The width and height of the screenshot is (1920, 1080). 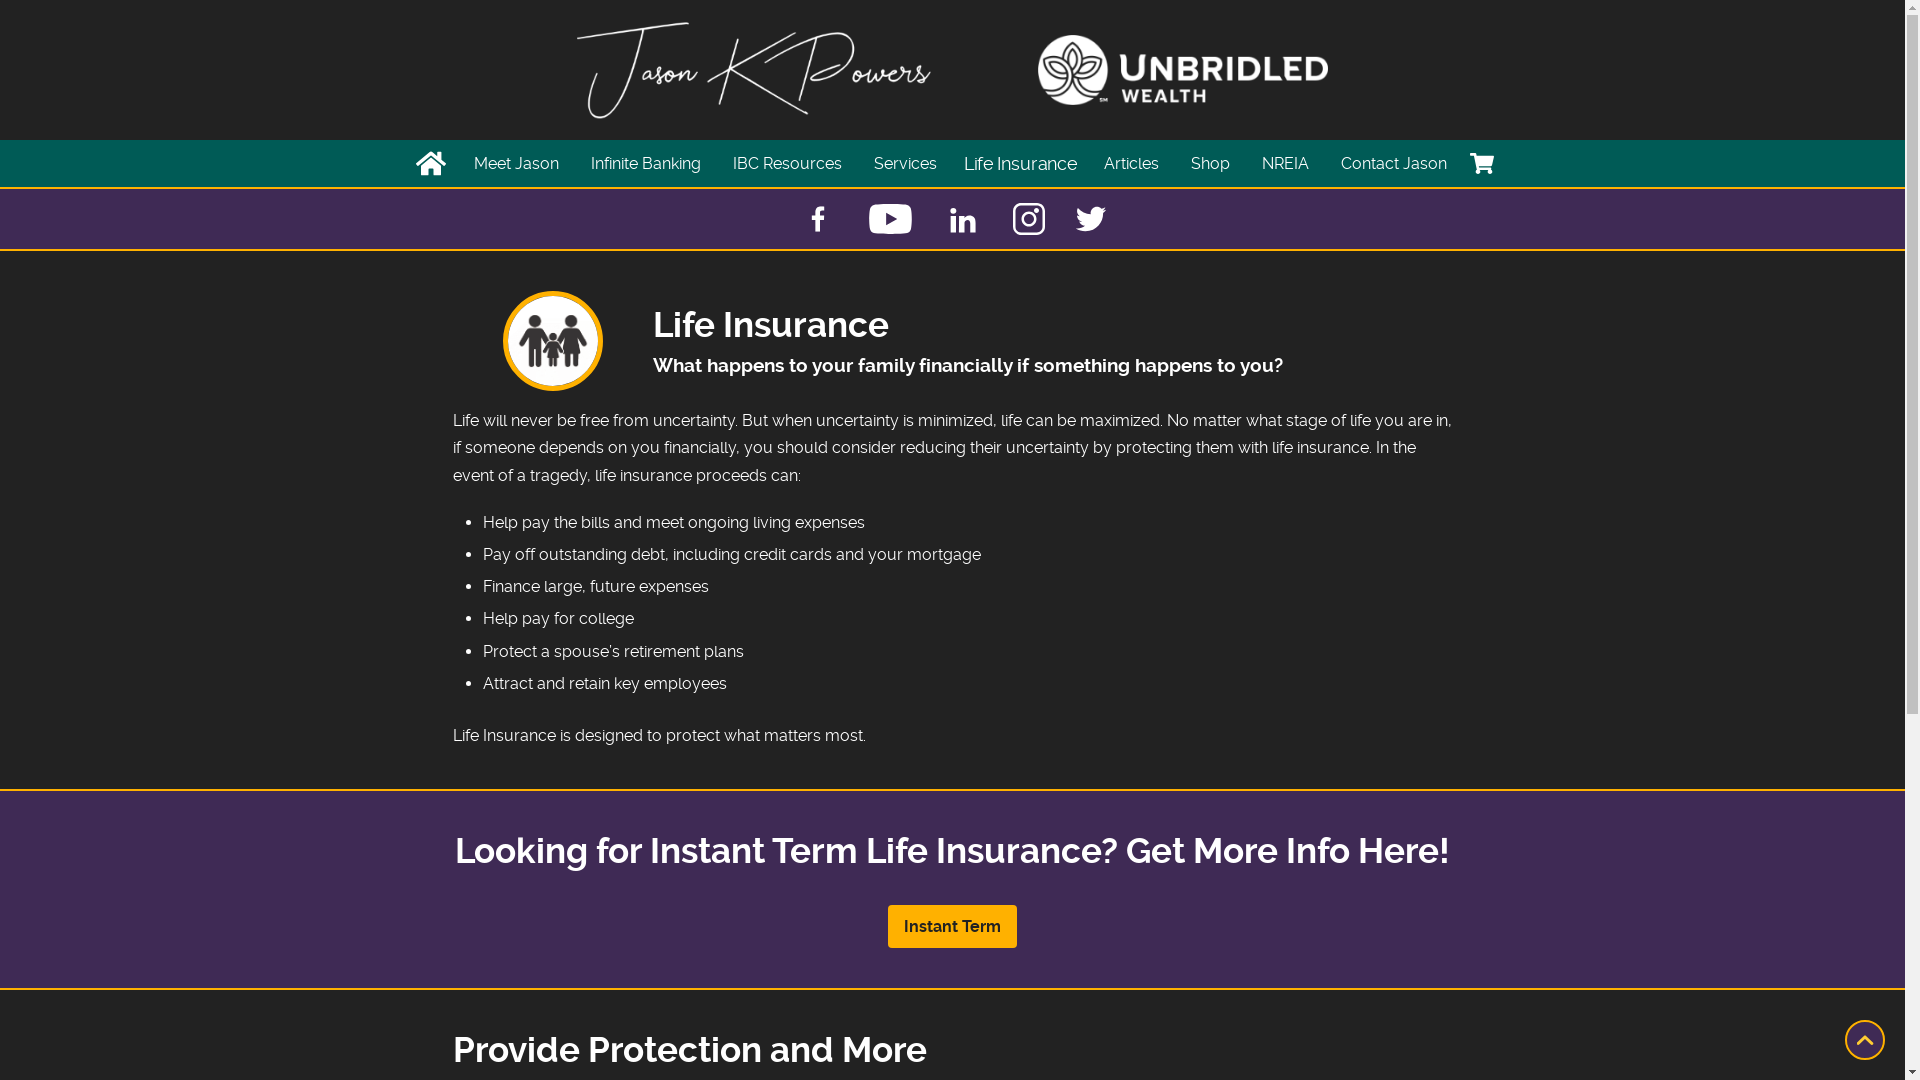 What do you see at coordinates (785, 162) in the screenshot?
I see `'IBC Resources'` at bounding box center [785, 162].